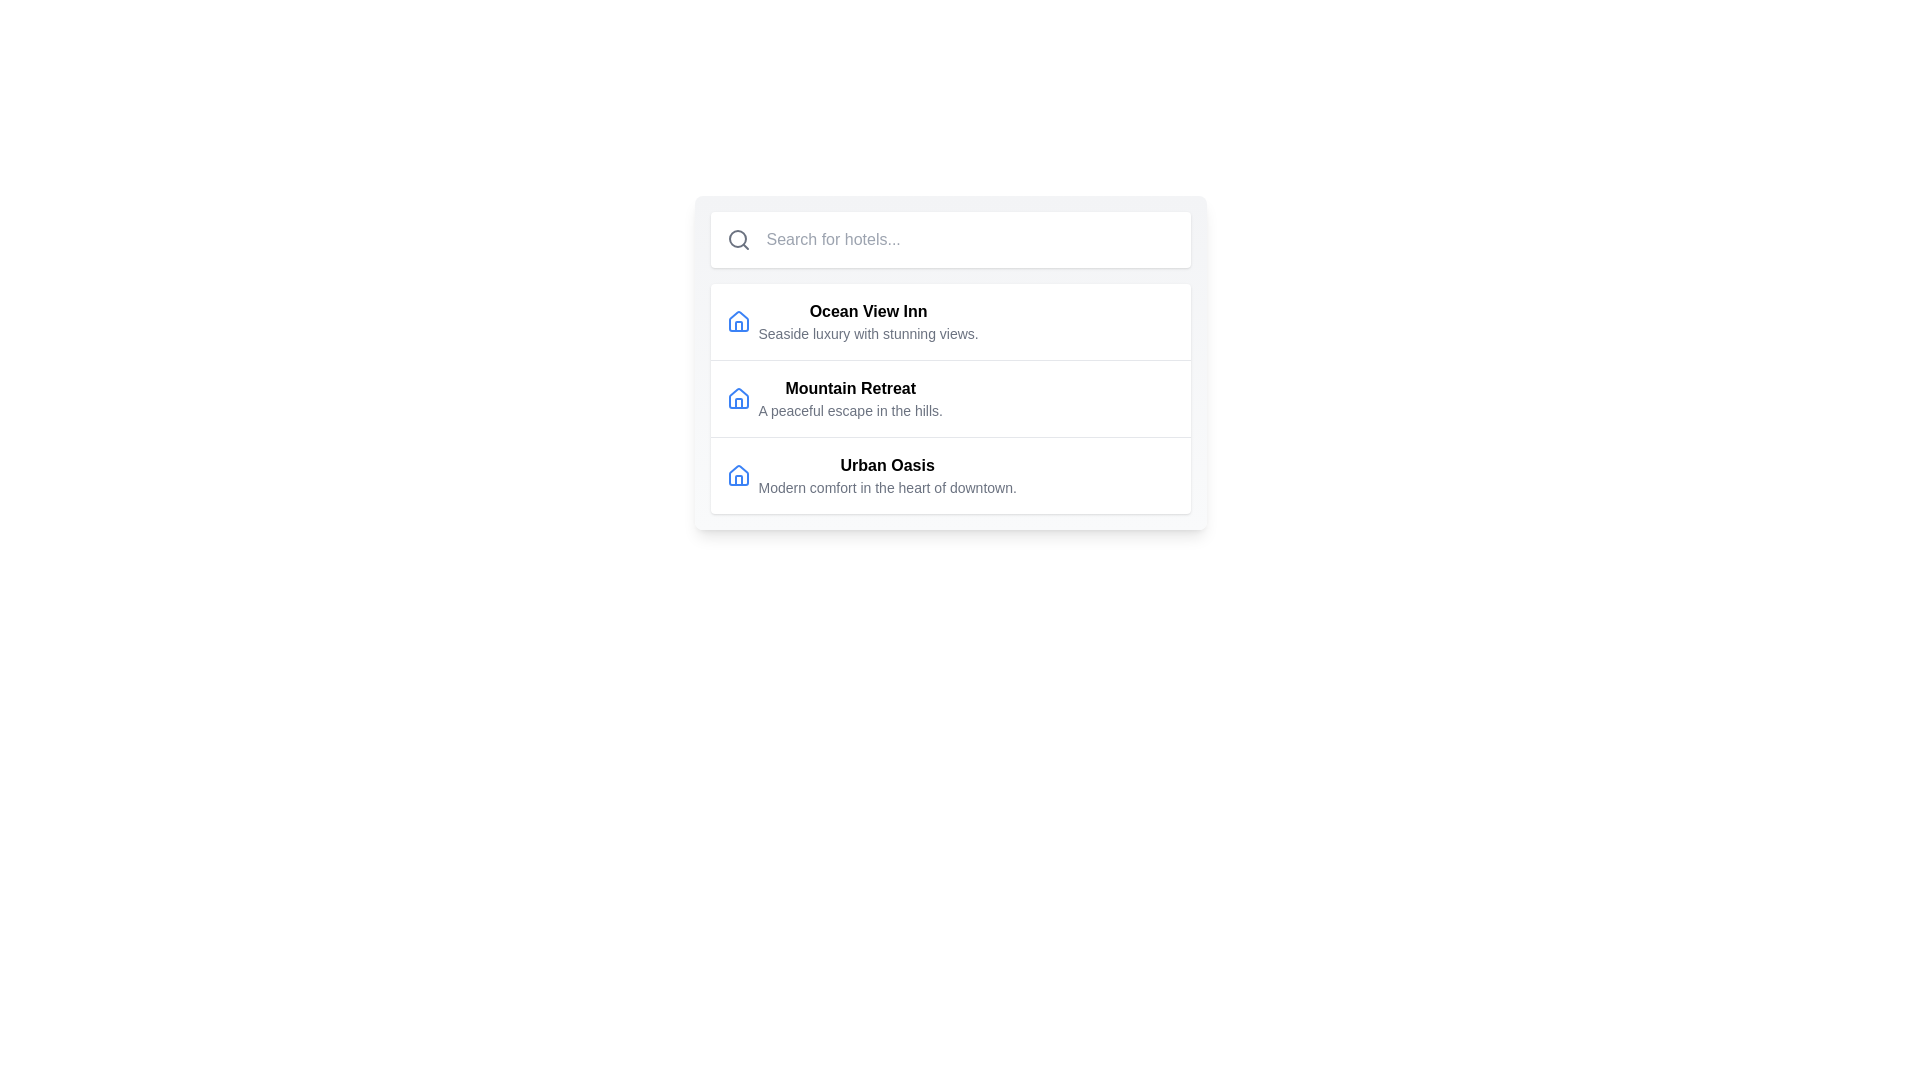 This screenshot has height=1080, width=1920. I want to click on the static text providing a descriptive tagline for the 'Mountain Retreat' entry, located as the second line of text under the title 'Mountain Retreat', so click(850, 410).